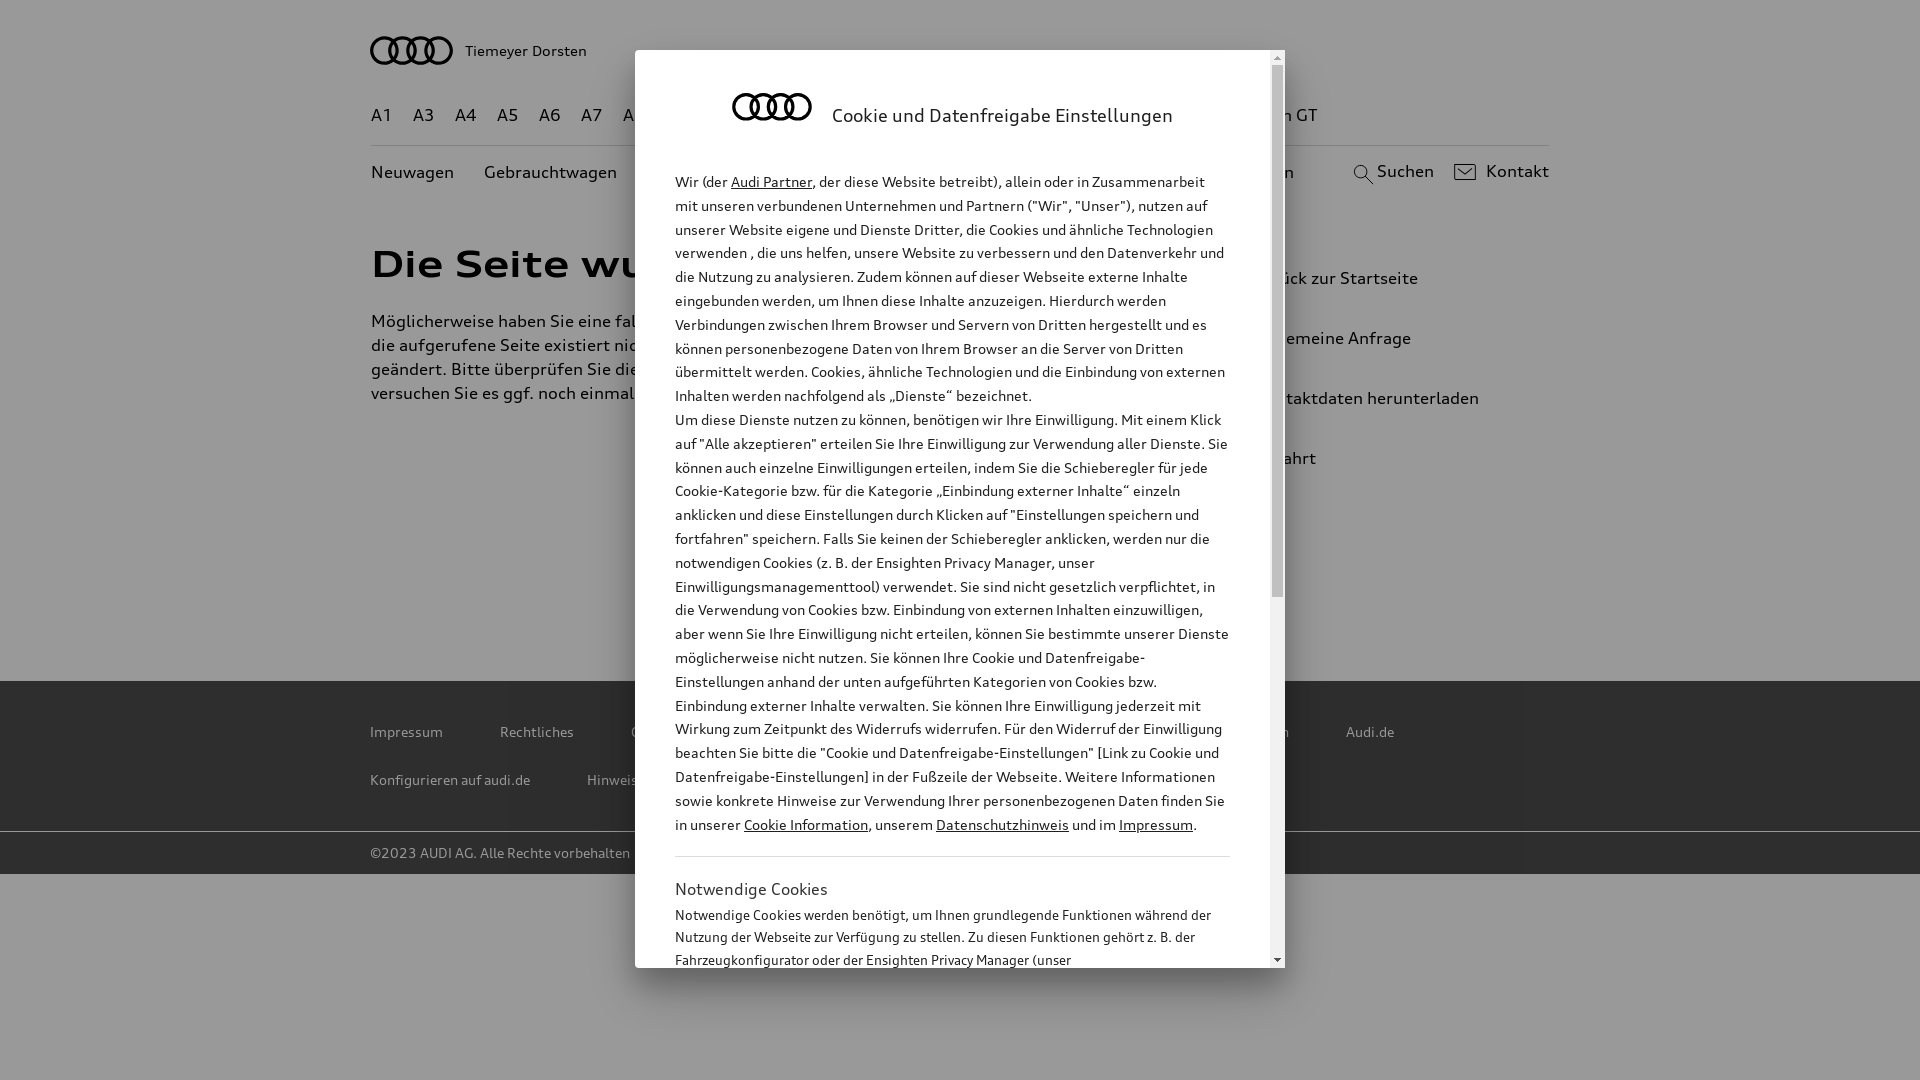 This screenshot has width=1920, height=1080. What do you see at coordinates (845, 171) in the screenshot?
I see `'Angebote'` at bounding box center [845, 171].